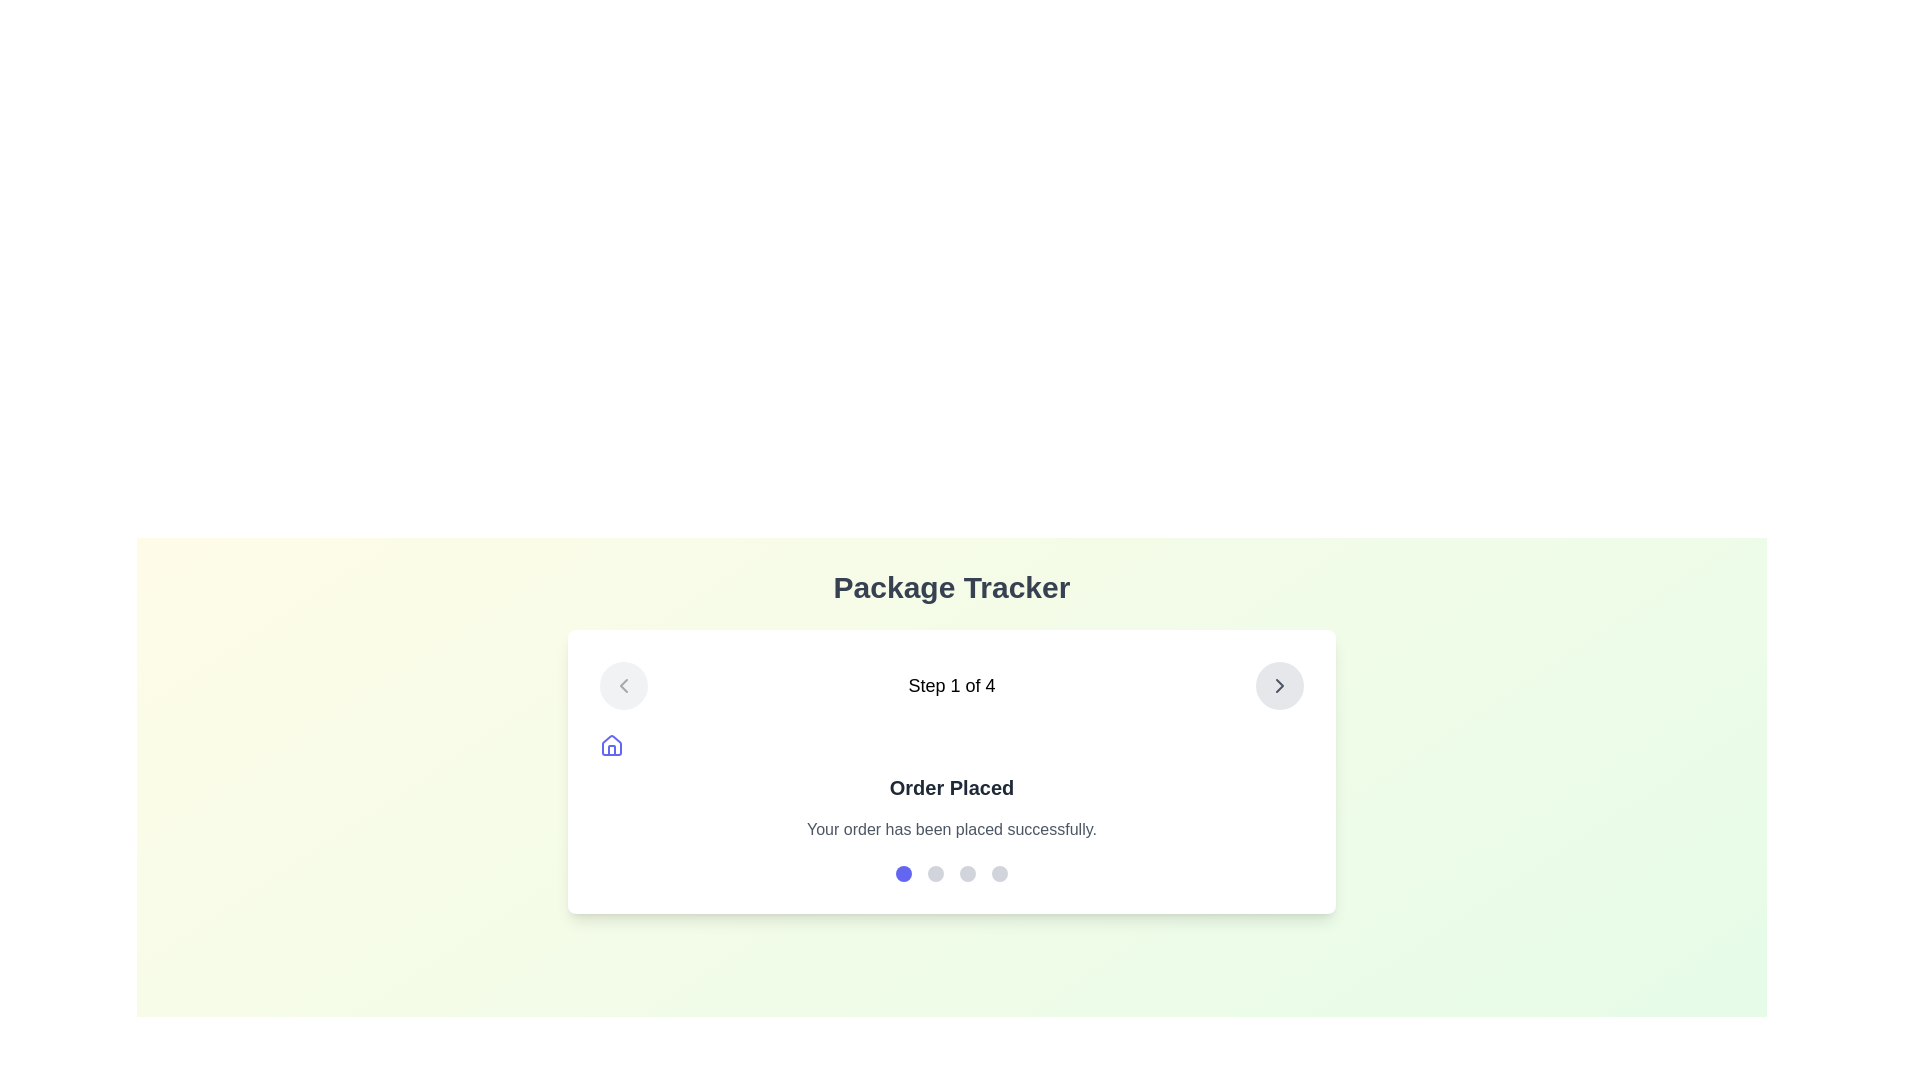 The width and height of the screenshot is (1920, 1080). What do you see at coordinates (950, 829) in the screenshot?
I see `the static text element that reads 'Your order has been placed successfully.' which is styled in muted gray and located below 'Order Placed'` at bounding box center [950, 829].